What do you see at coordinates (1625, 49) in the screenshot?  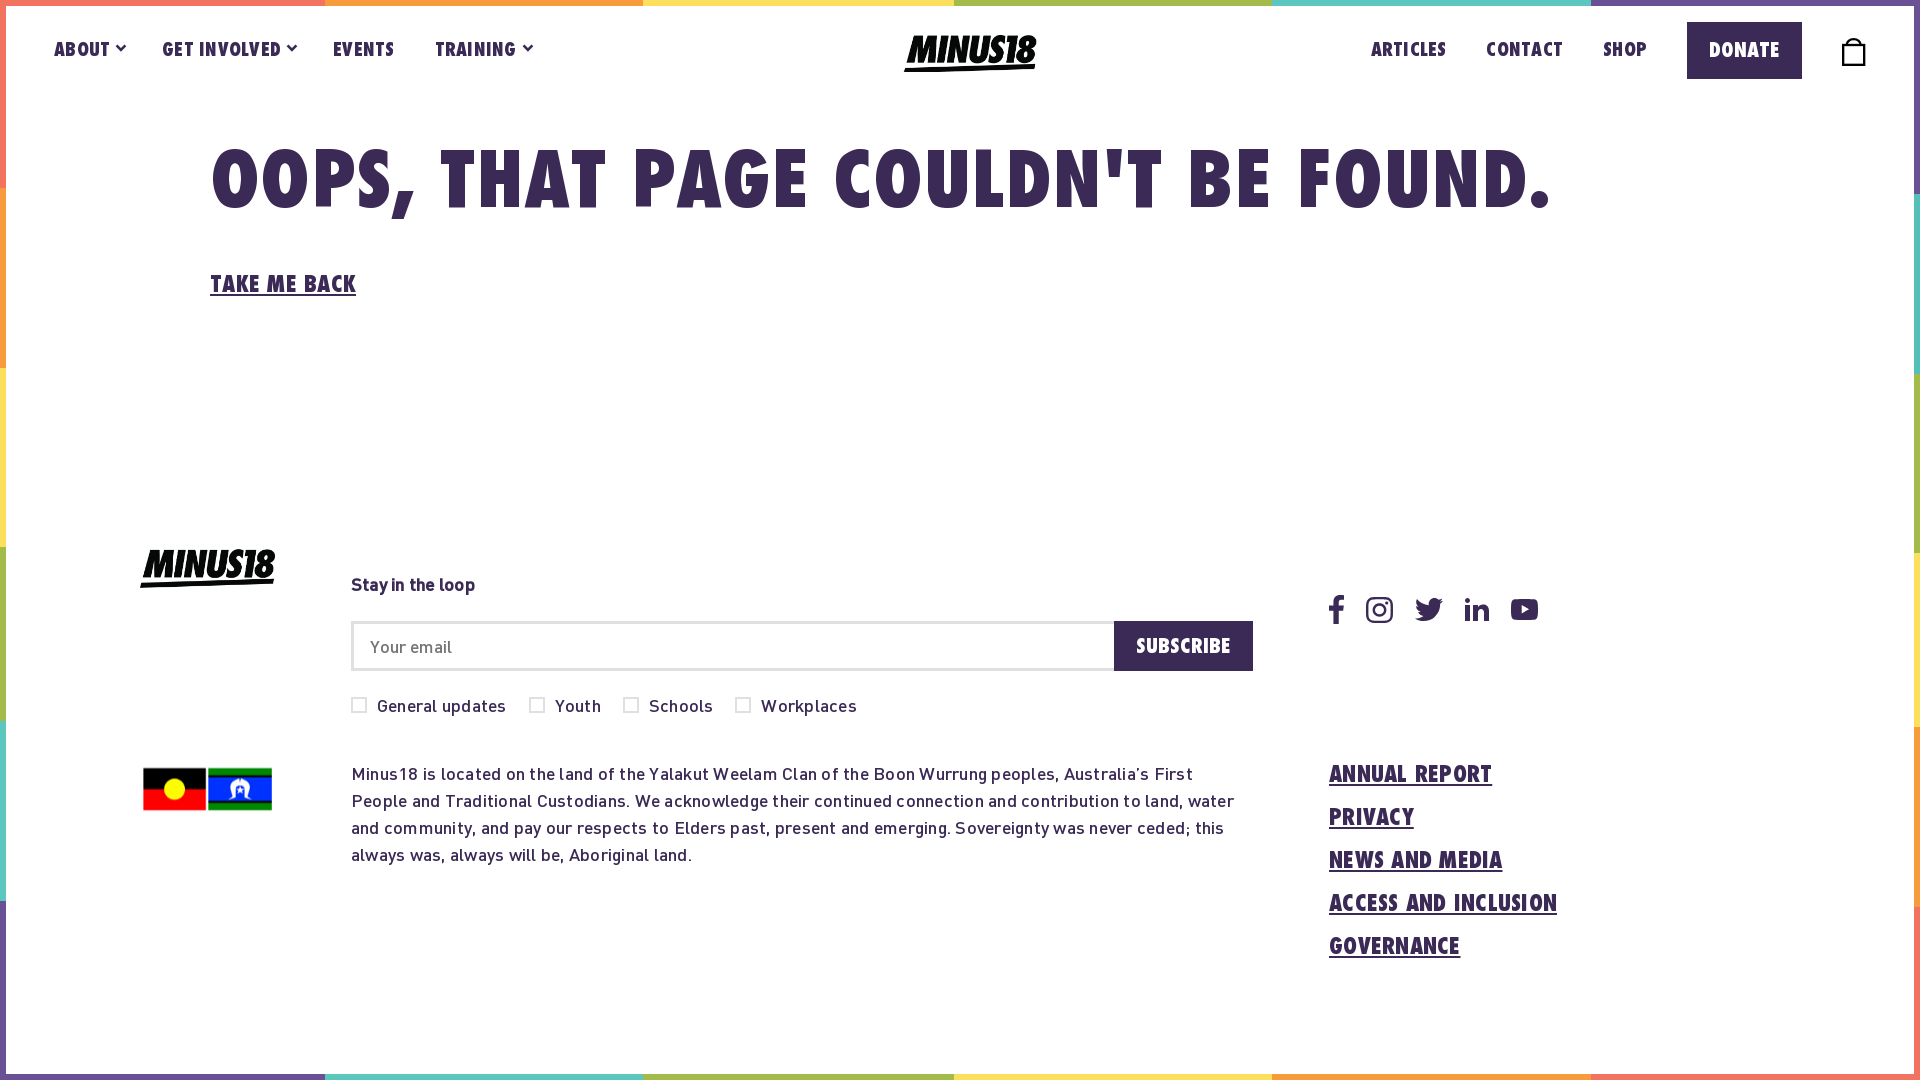 I see `'SHOP'` at bounding box center [1625, 49].